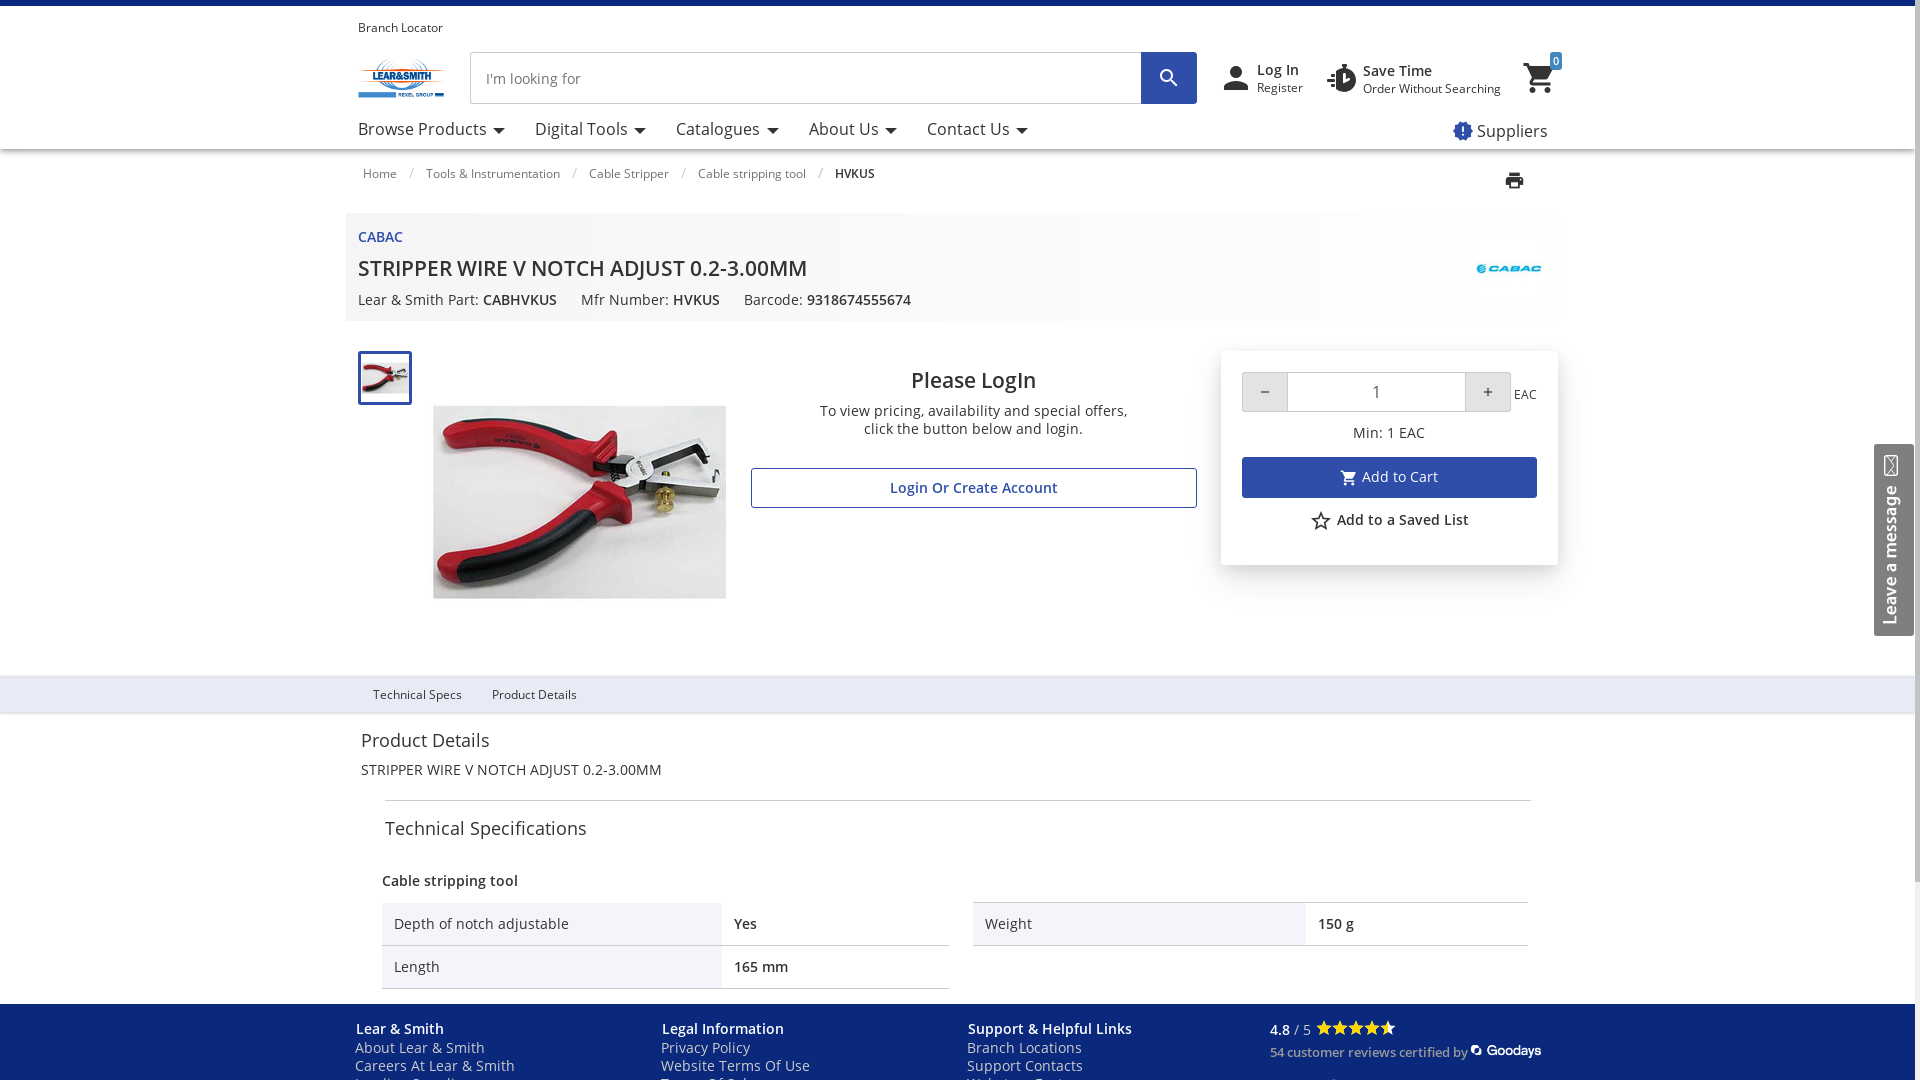 The height and width of the screenshot is (1080, 1920). Describe the element at coordinates (379, 172) in the screenshot. I see `'Home'` at that location.